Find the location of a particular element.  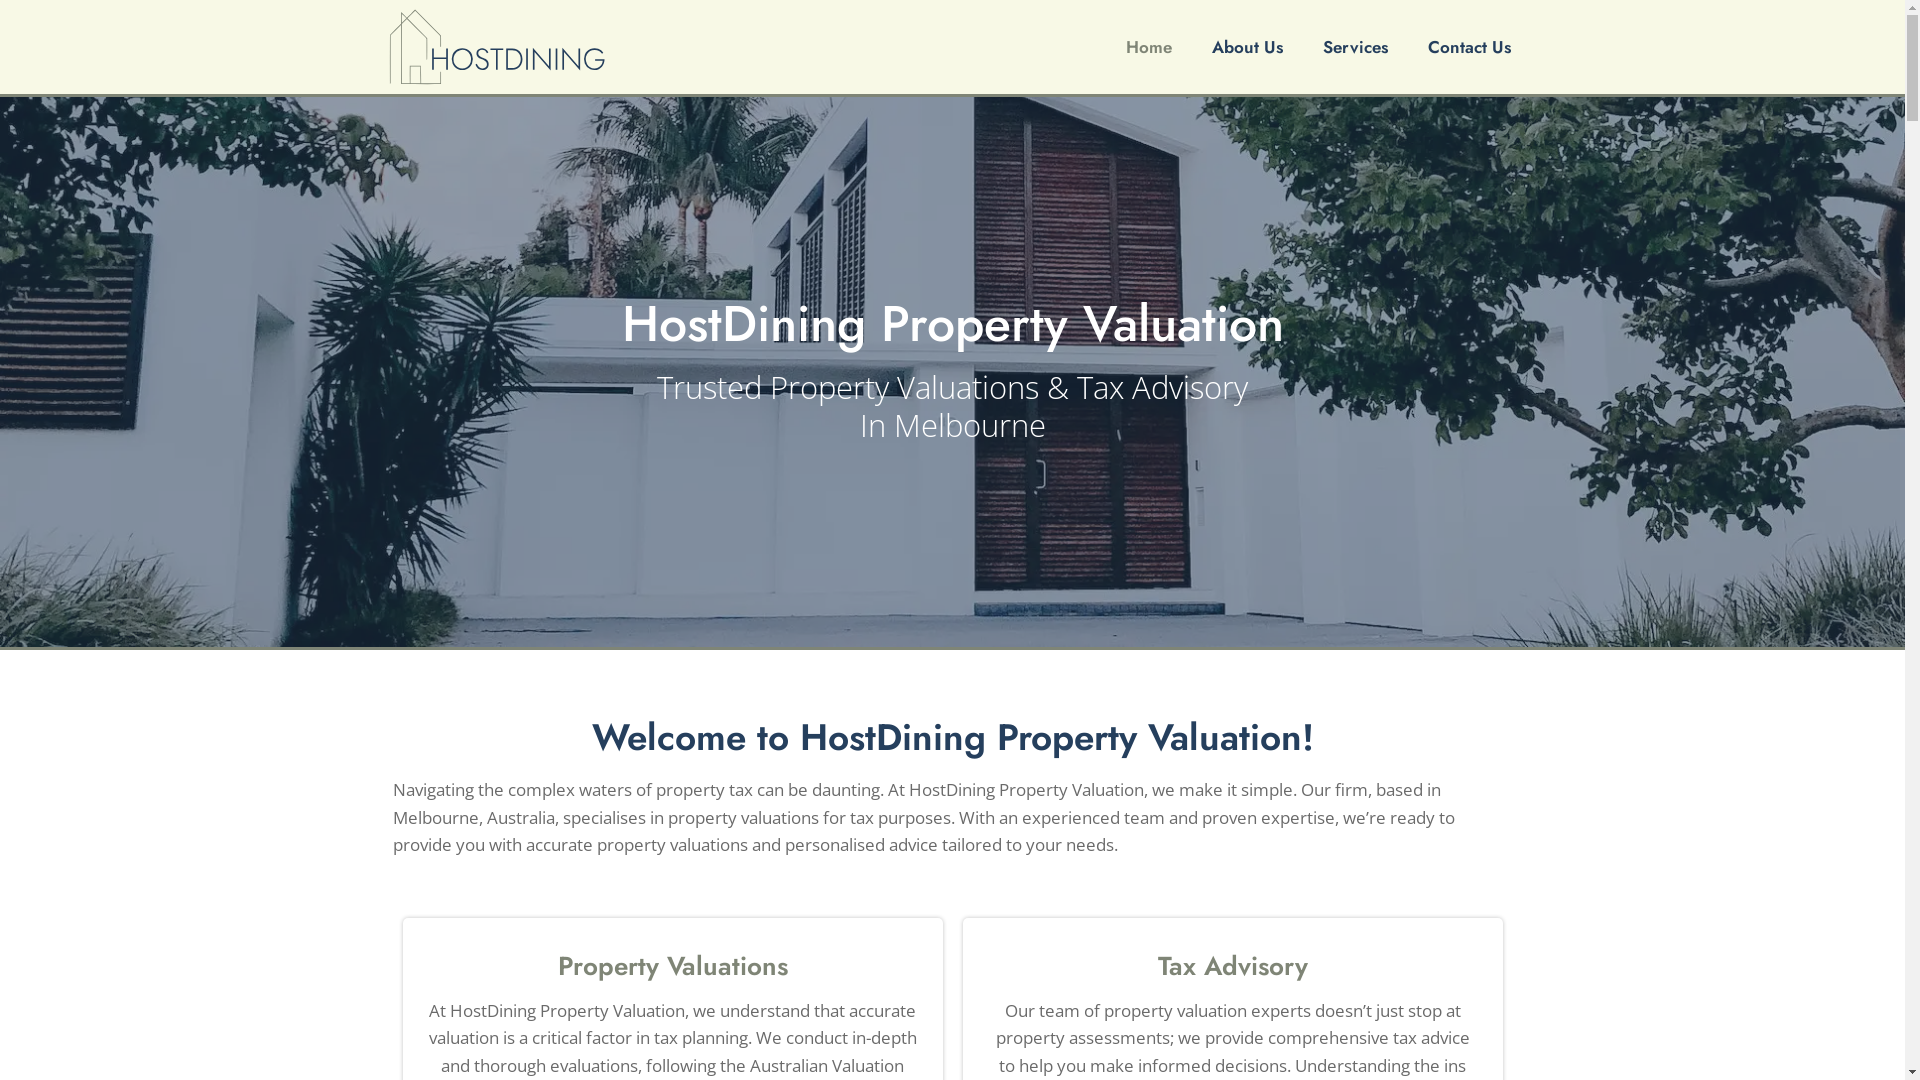

'Services' is located at coordinates (1313, 45).